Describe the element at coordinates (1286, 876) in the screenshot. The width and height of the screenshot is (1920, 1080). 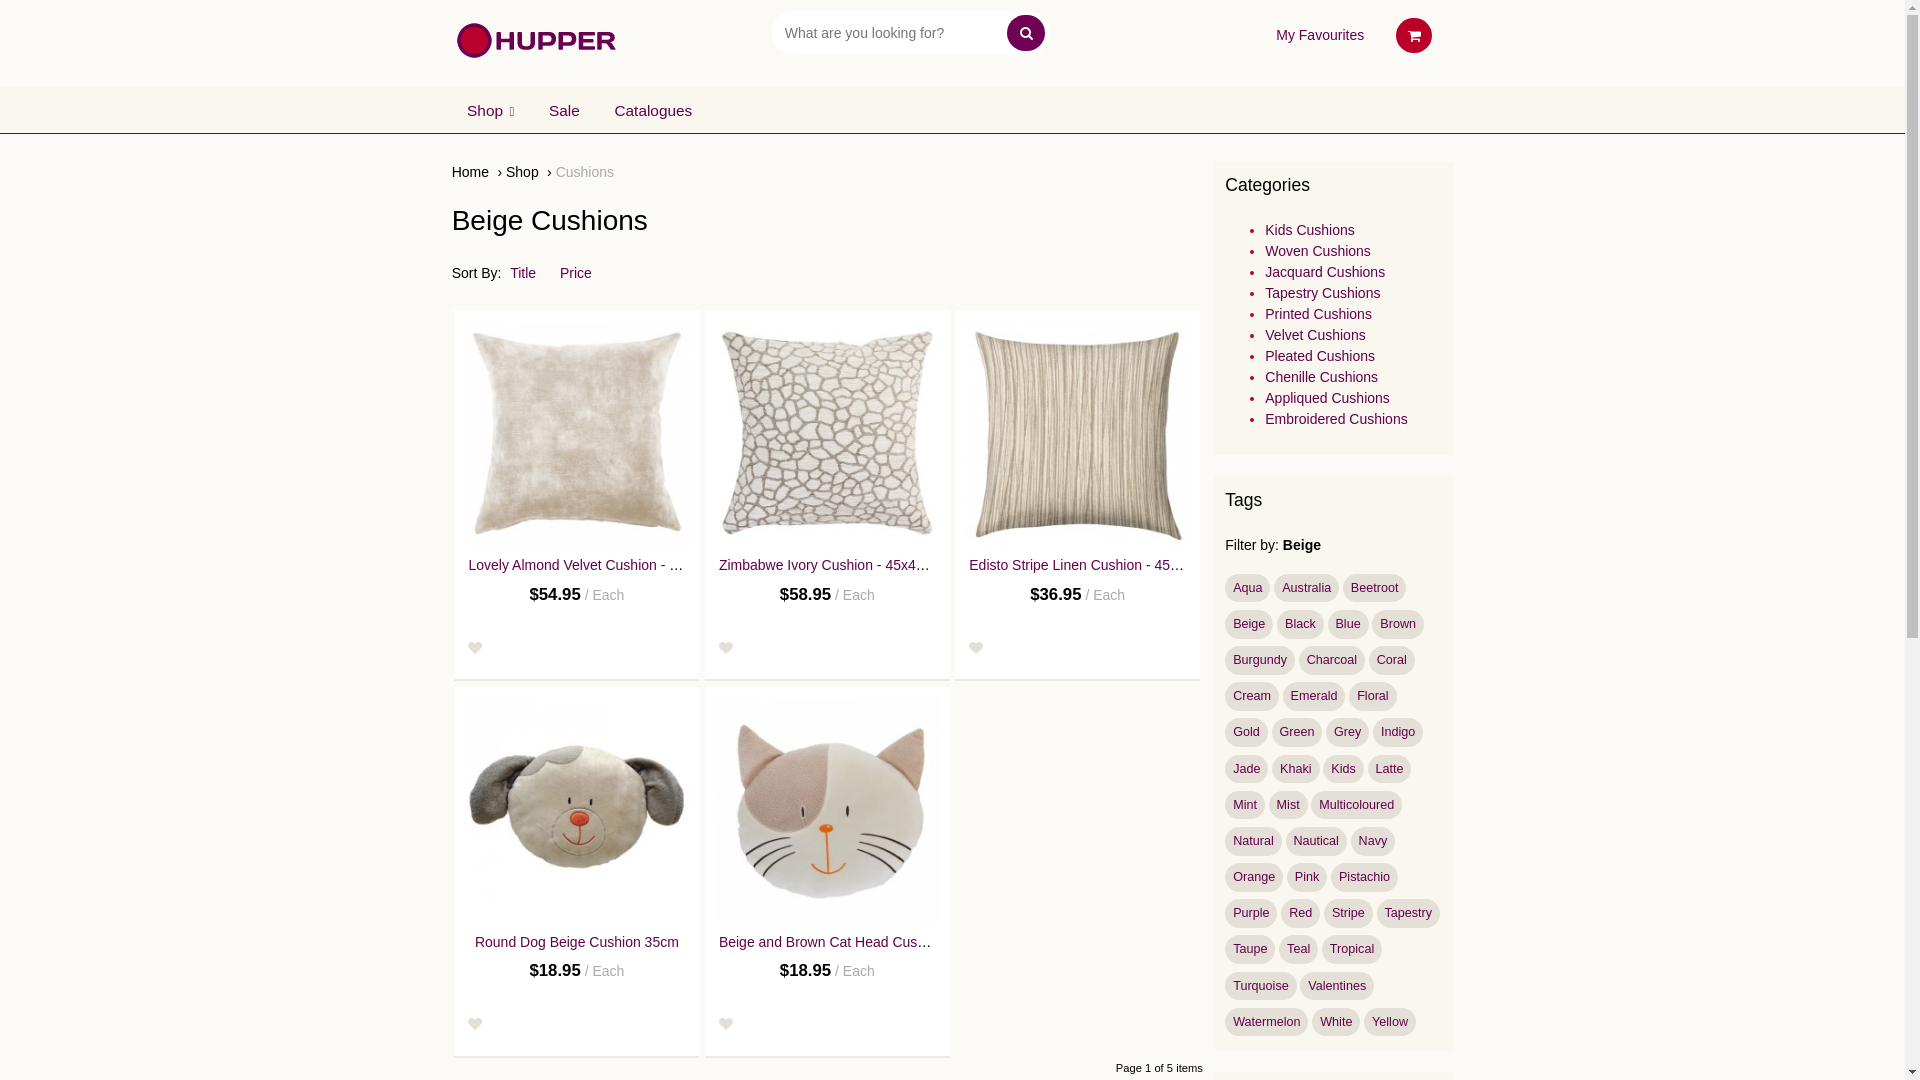
I see `'Pink'` at that location.